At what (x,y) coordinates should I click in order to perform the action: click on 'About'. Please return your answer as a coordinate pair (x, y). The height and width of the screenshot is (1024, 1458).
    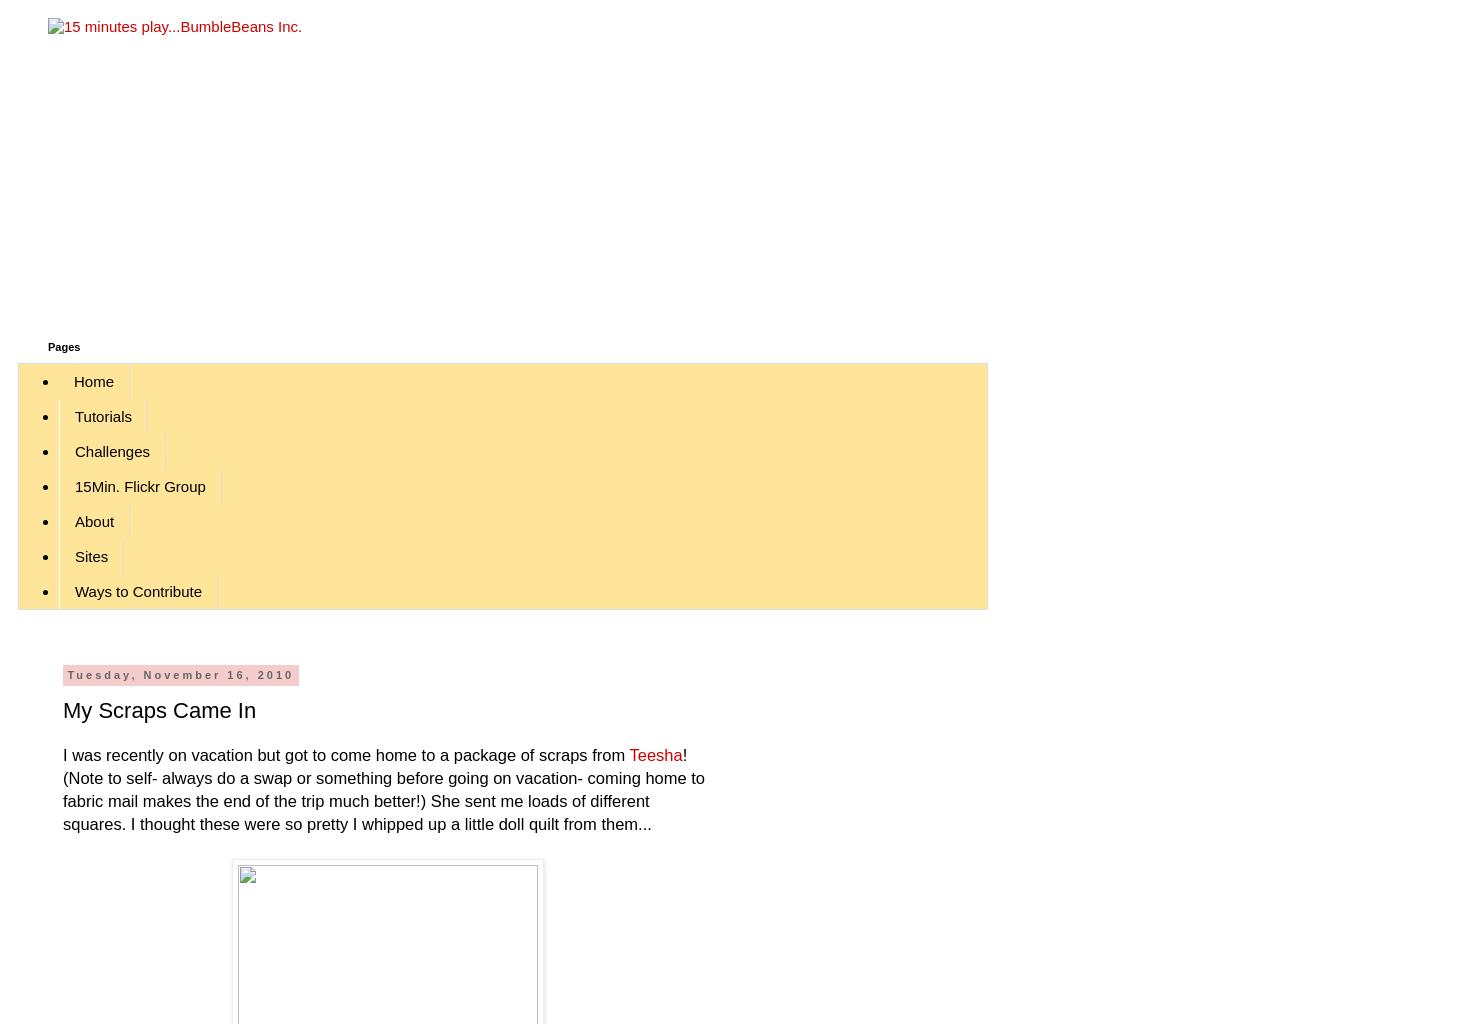
    Looking at the image, I should click on (93, 521).